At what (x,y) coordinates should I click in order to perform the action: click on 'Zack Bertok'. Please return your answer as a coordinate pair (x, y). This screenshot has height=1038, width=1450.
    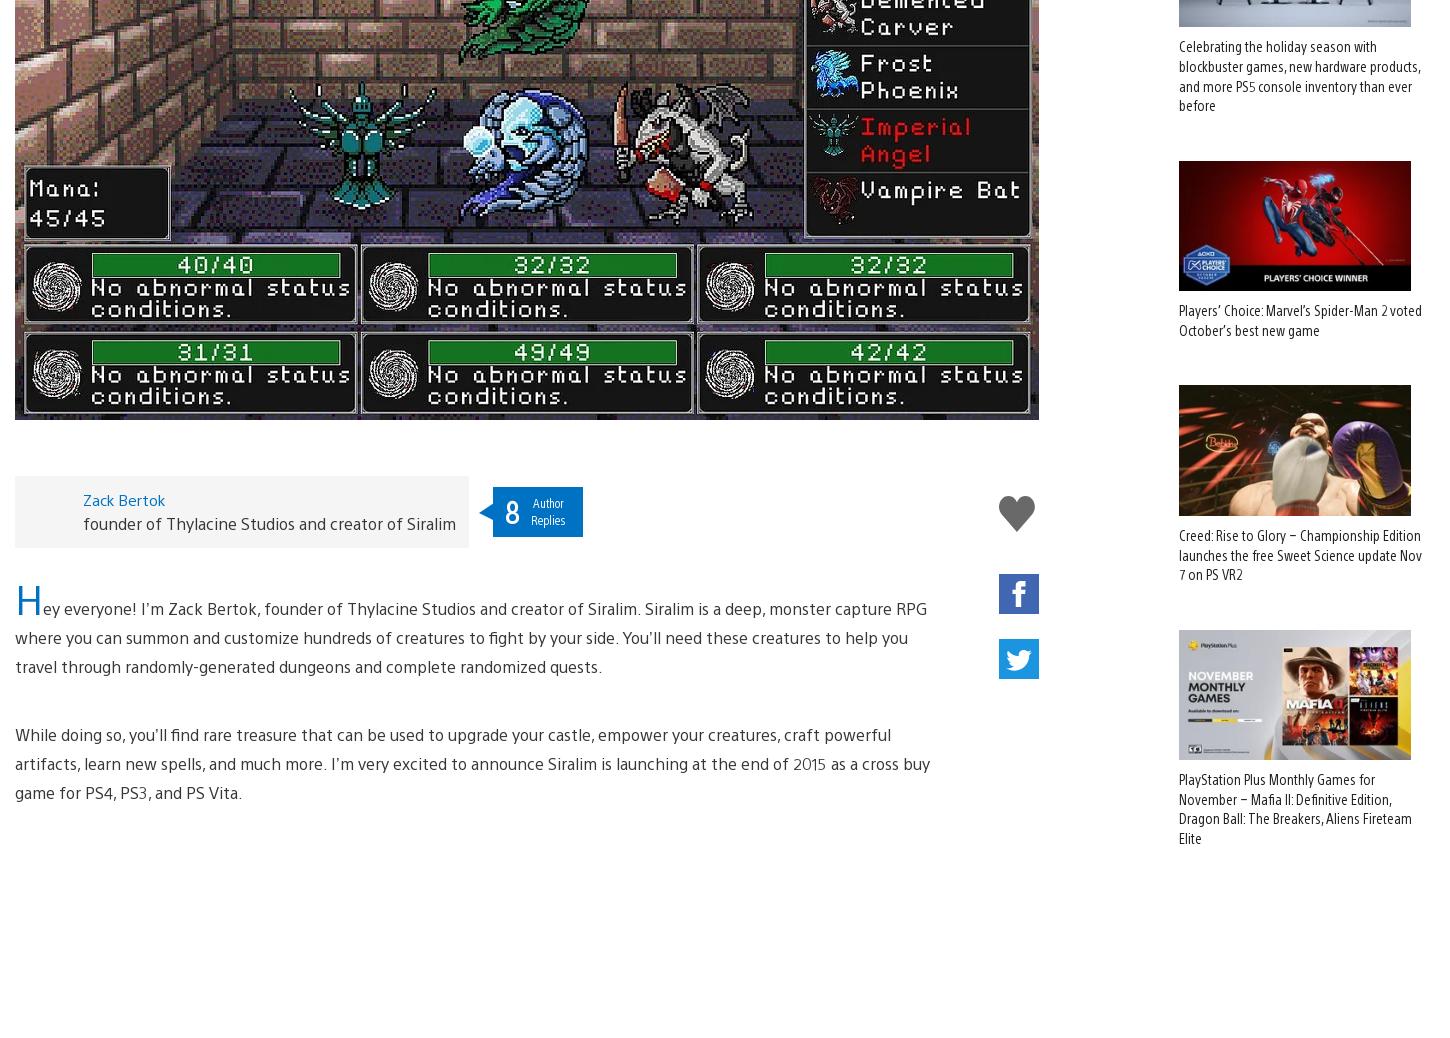
    Looking at the image, I should click on (121, 466).